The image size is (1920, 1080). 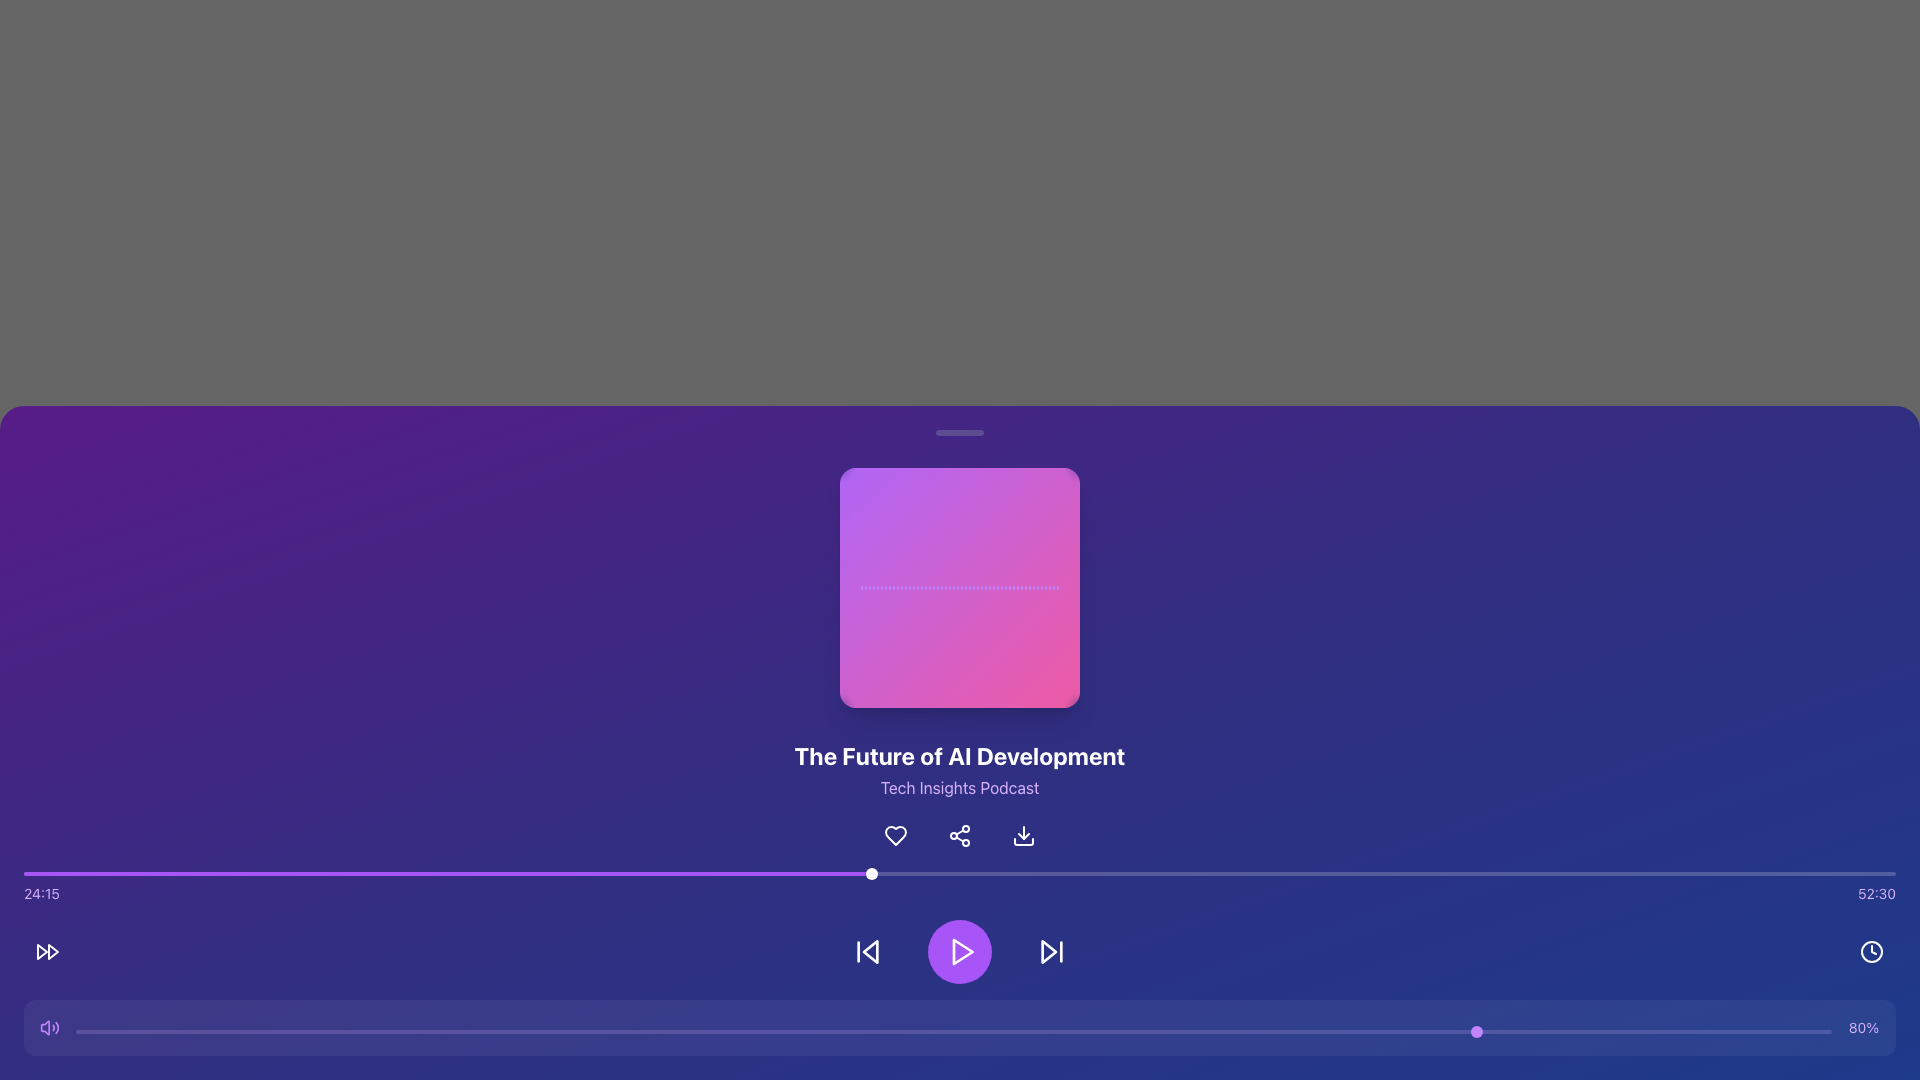 I want to click on the leftmost backward skip button in the media player interface, so click(x=868, y=951).